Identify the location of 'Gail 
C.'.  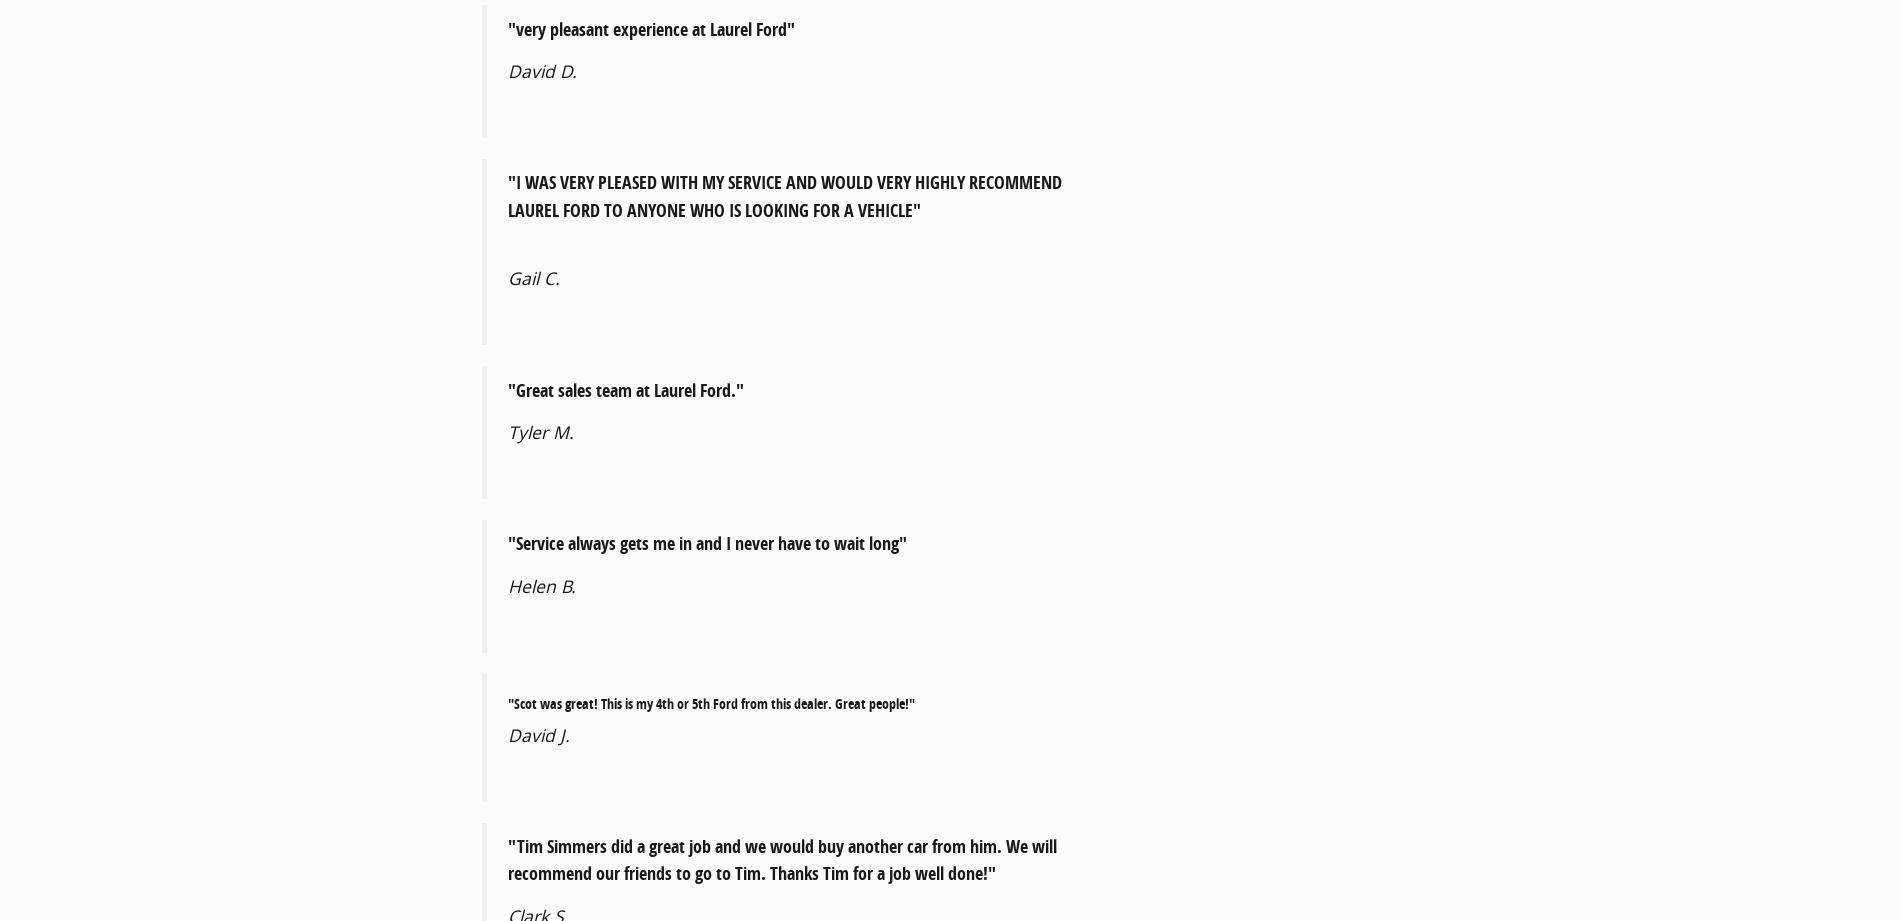
(534, 277).